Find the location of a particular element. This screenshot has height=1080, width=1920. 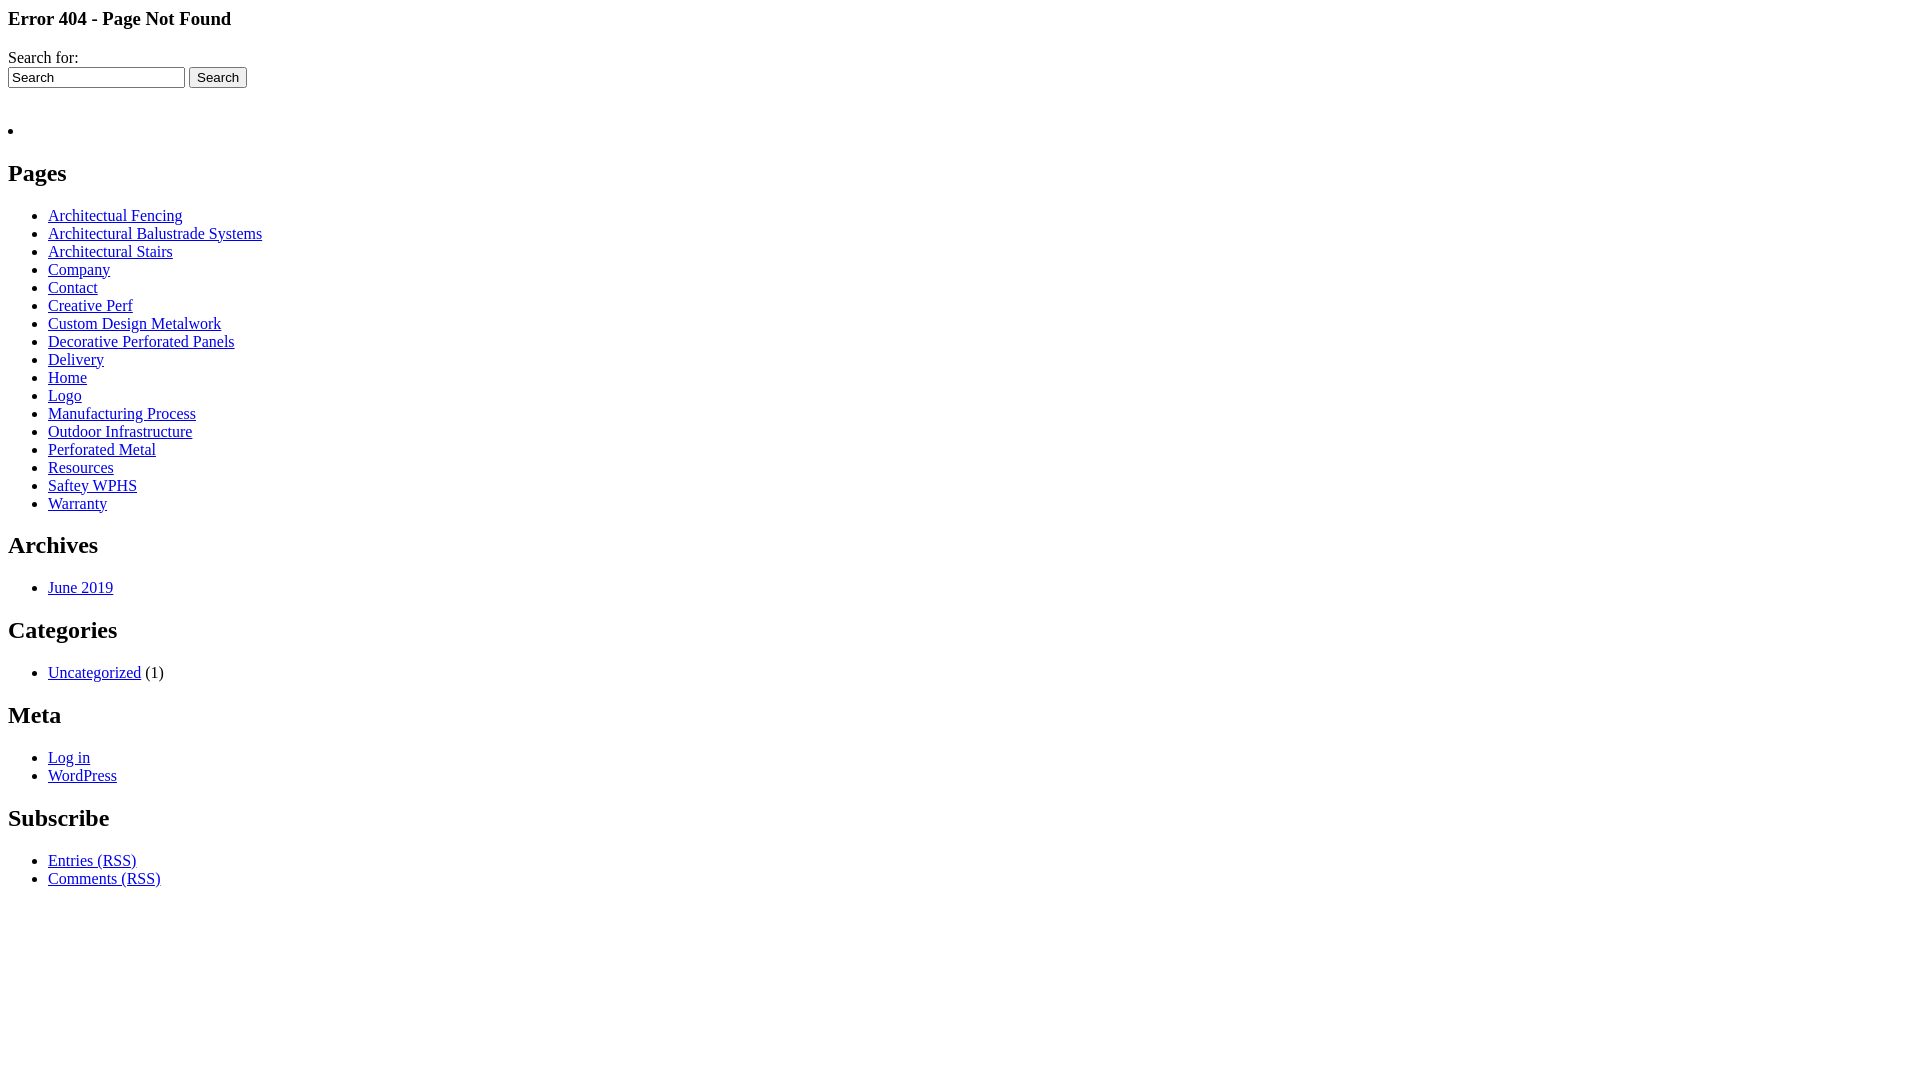

'Decorative Perforated Panels' is located at coordinates (48, 340).